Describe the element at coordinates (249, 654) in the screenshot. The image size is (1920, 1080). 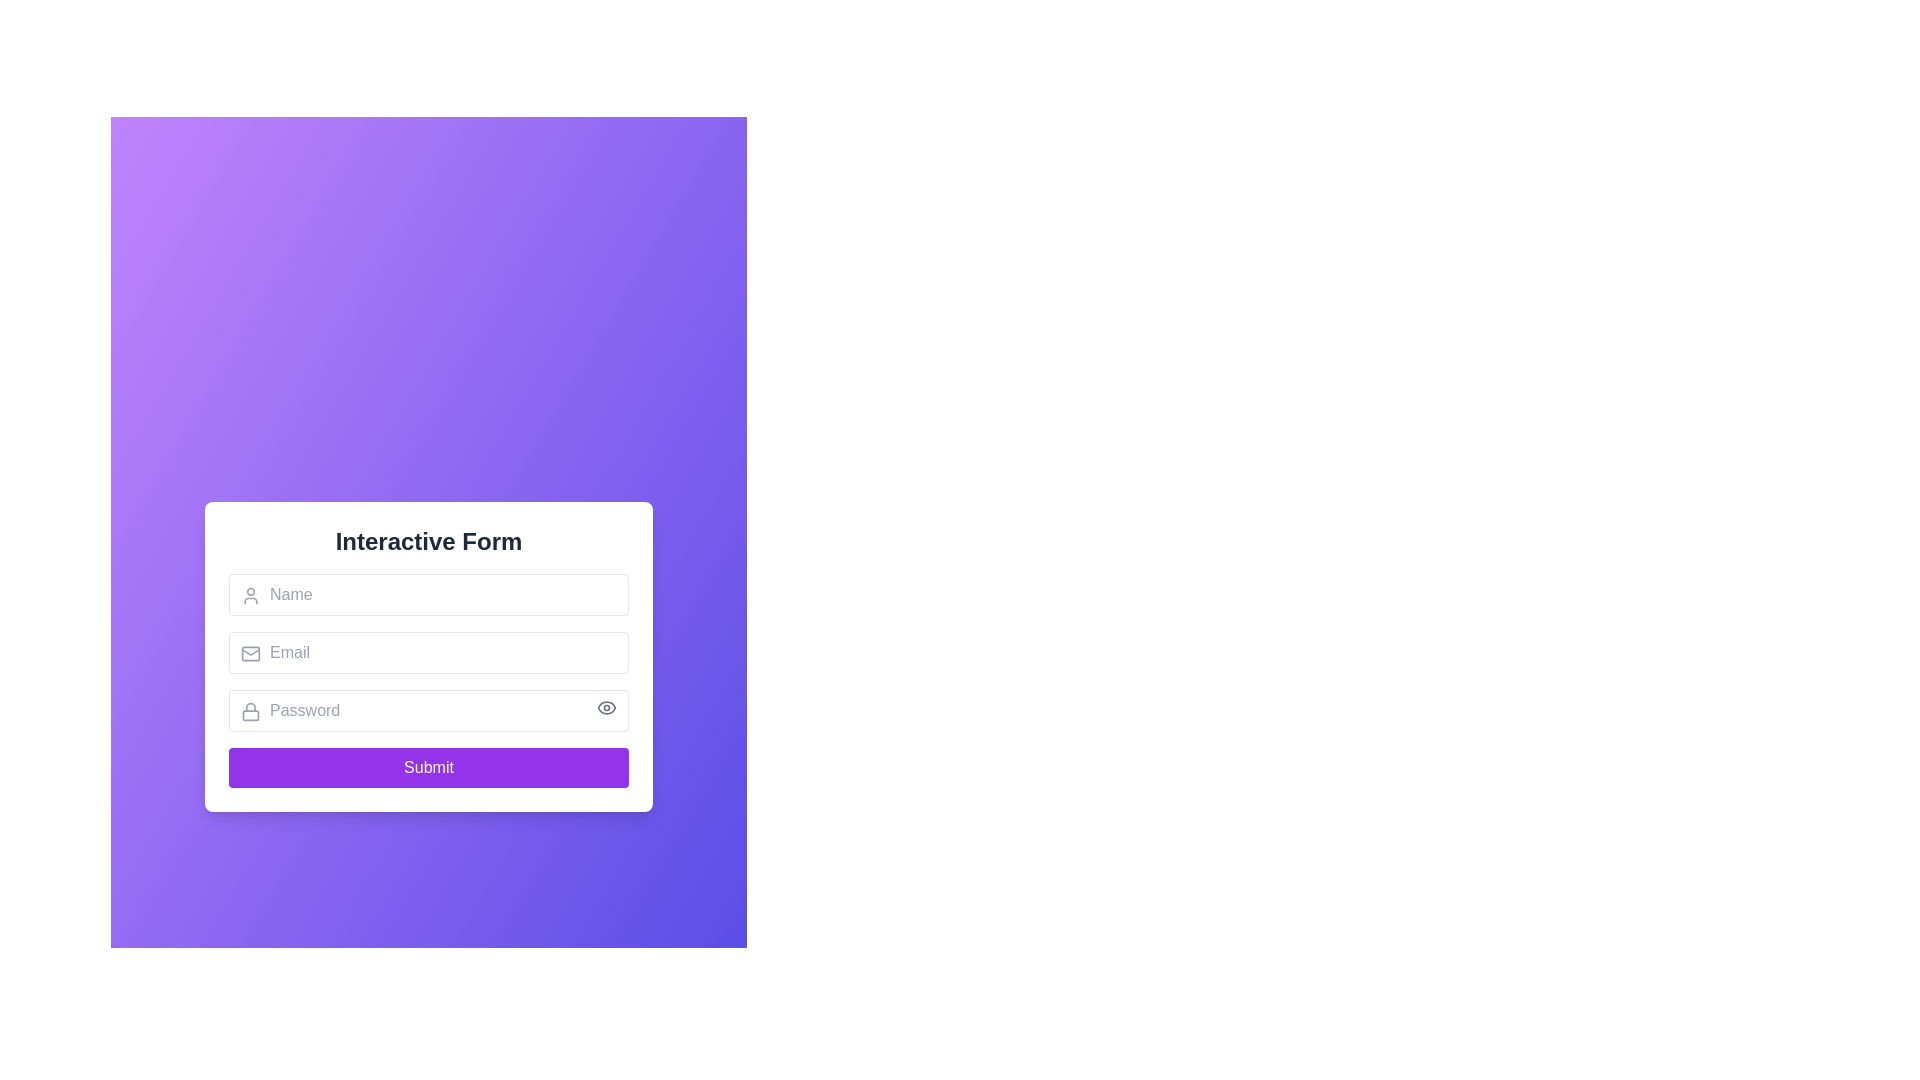
I see `the email input field icon, which visually indicates that the field is for entering an email address, located at the top-left corner inside the email input field close to the placeholder text 'Email'` at that location.